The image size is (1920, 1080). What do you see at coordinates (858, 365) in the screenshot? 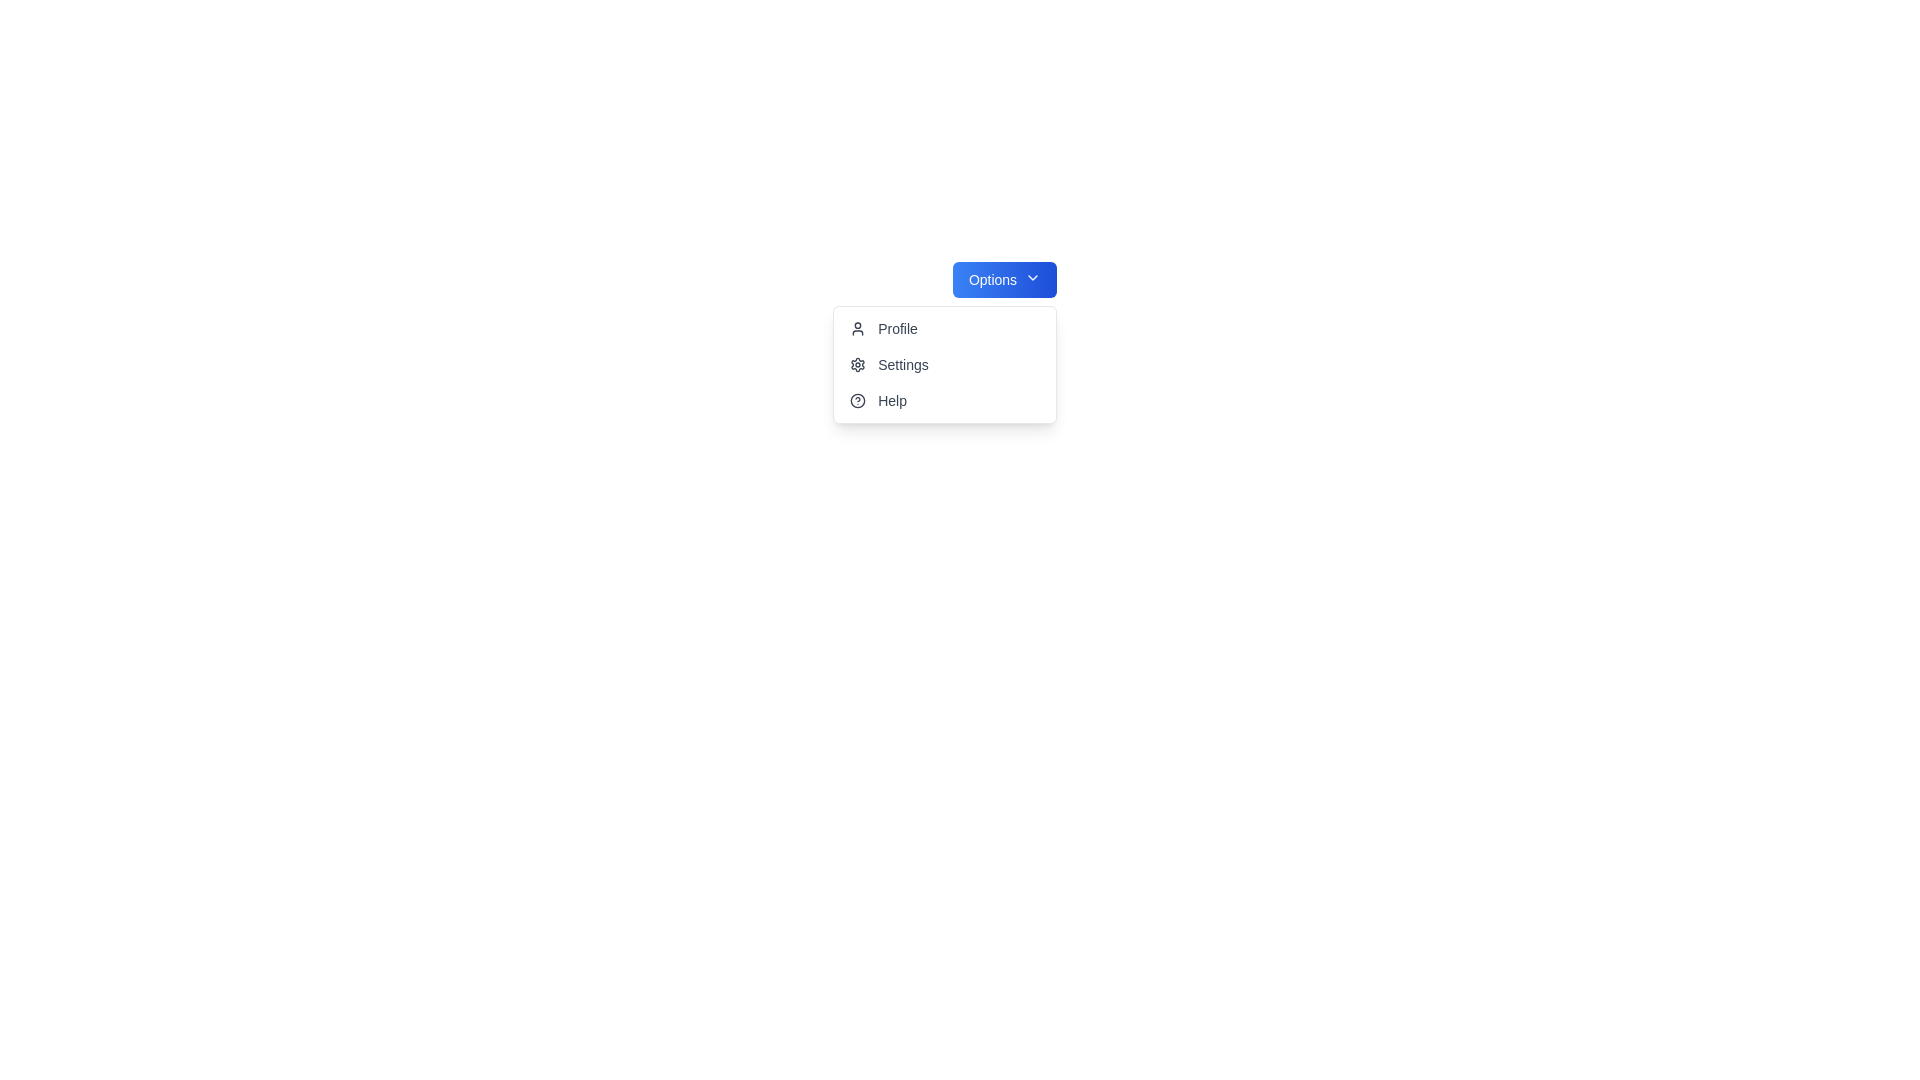
I see `the gear icon in the dropdown menu located below the 'Options' button, which is the second icon from the top` at bounding box center [858, 365].